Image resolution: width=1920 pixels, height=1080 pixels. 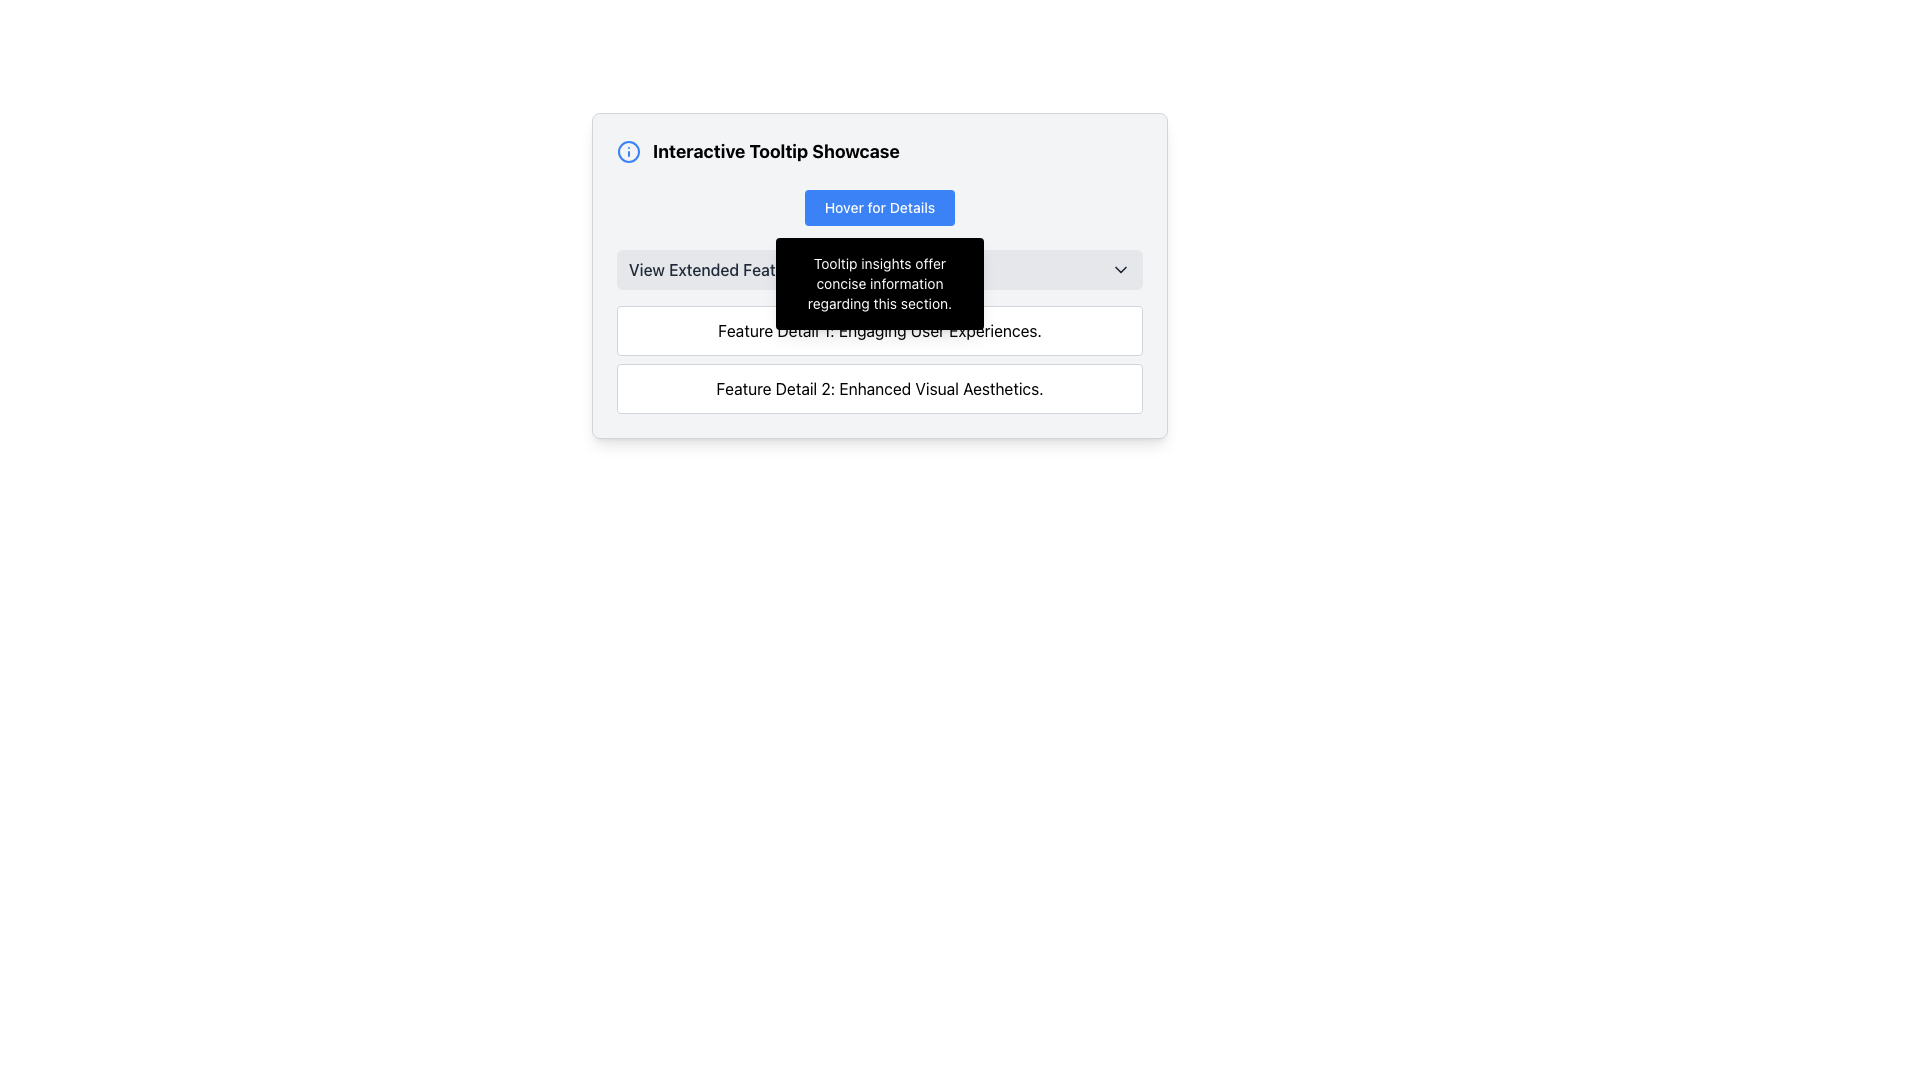 What do you see at coordinates (775, 150) in the screenshot?
I see `text label 'Interactive Tooltip Showcase' which is a bold, large font element located in the header section, to the right of a blue information icon` at bounding box center [775, 150].